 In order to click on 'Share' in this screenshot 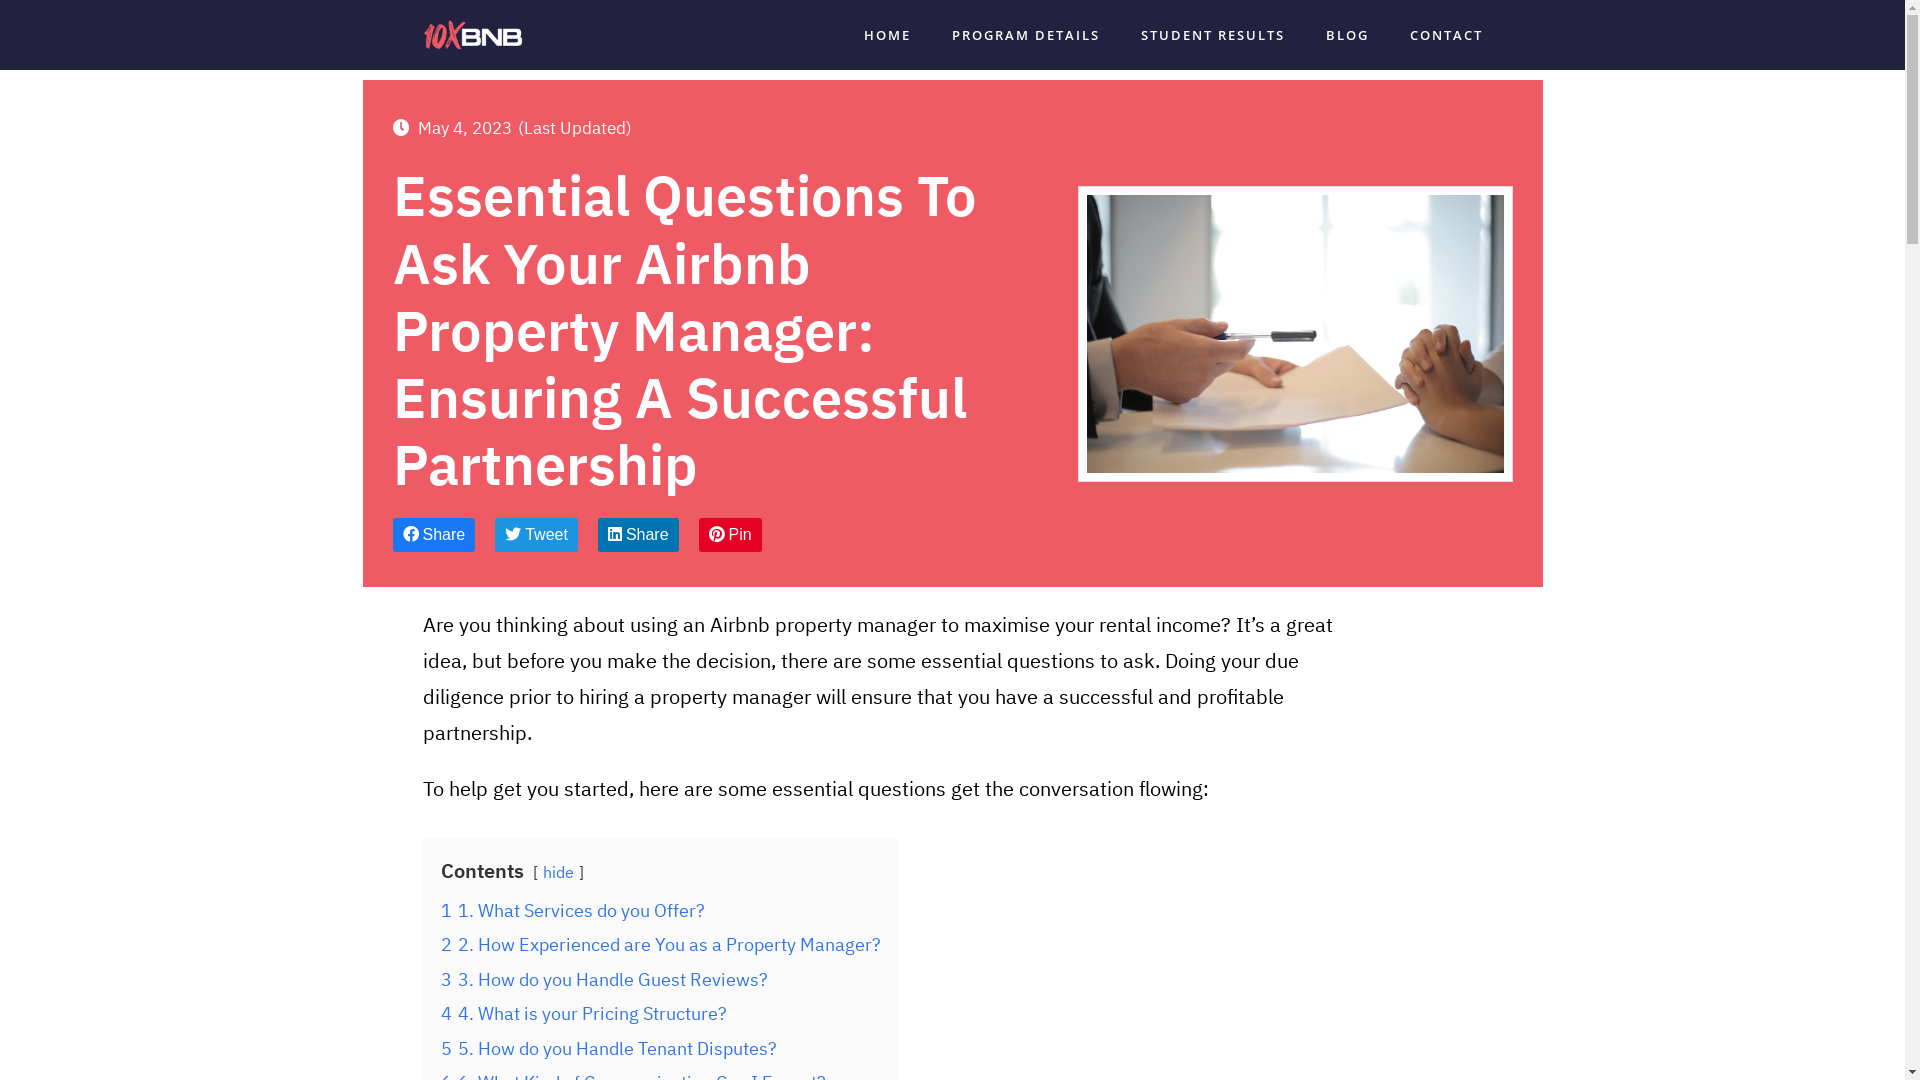, I will do `click(432, 534)`.